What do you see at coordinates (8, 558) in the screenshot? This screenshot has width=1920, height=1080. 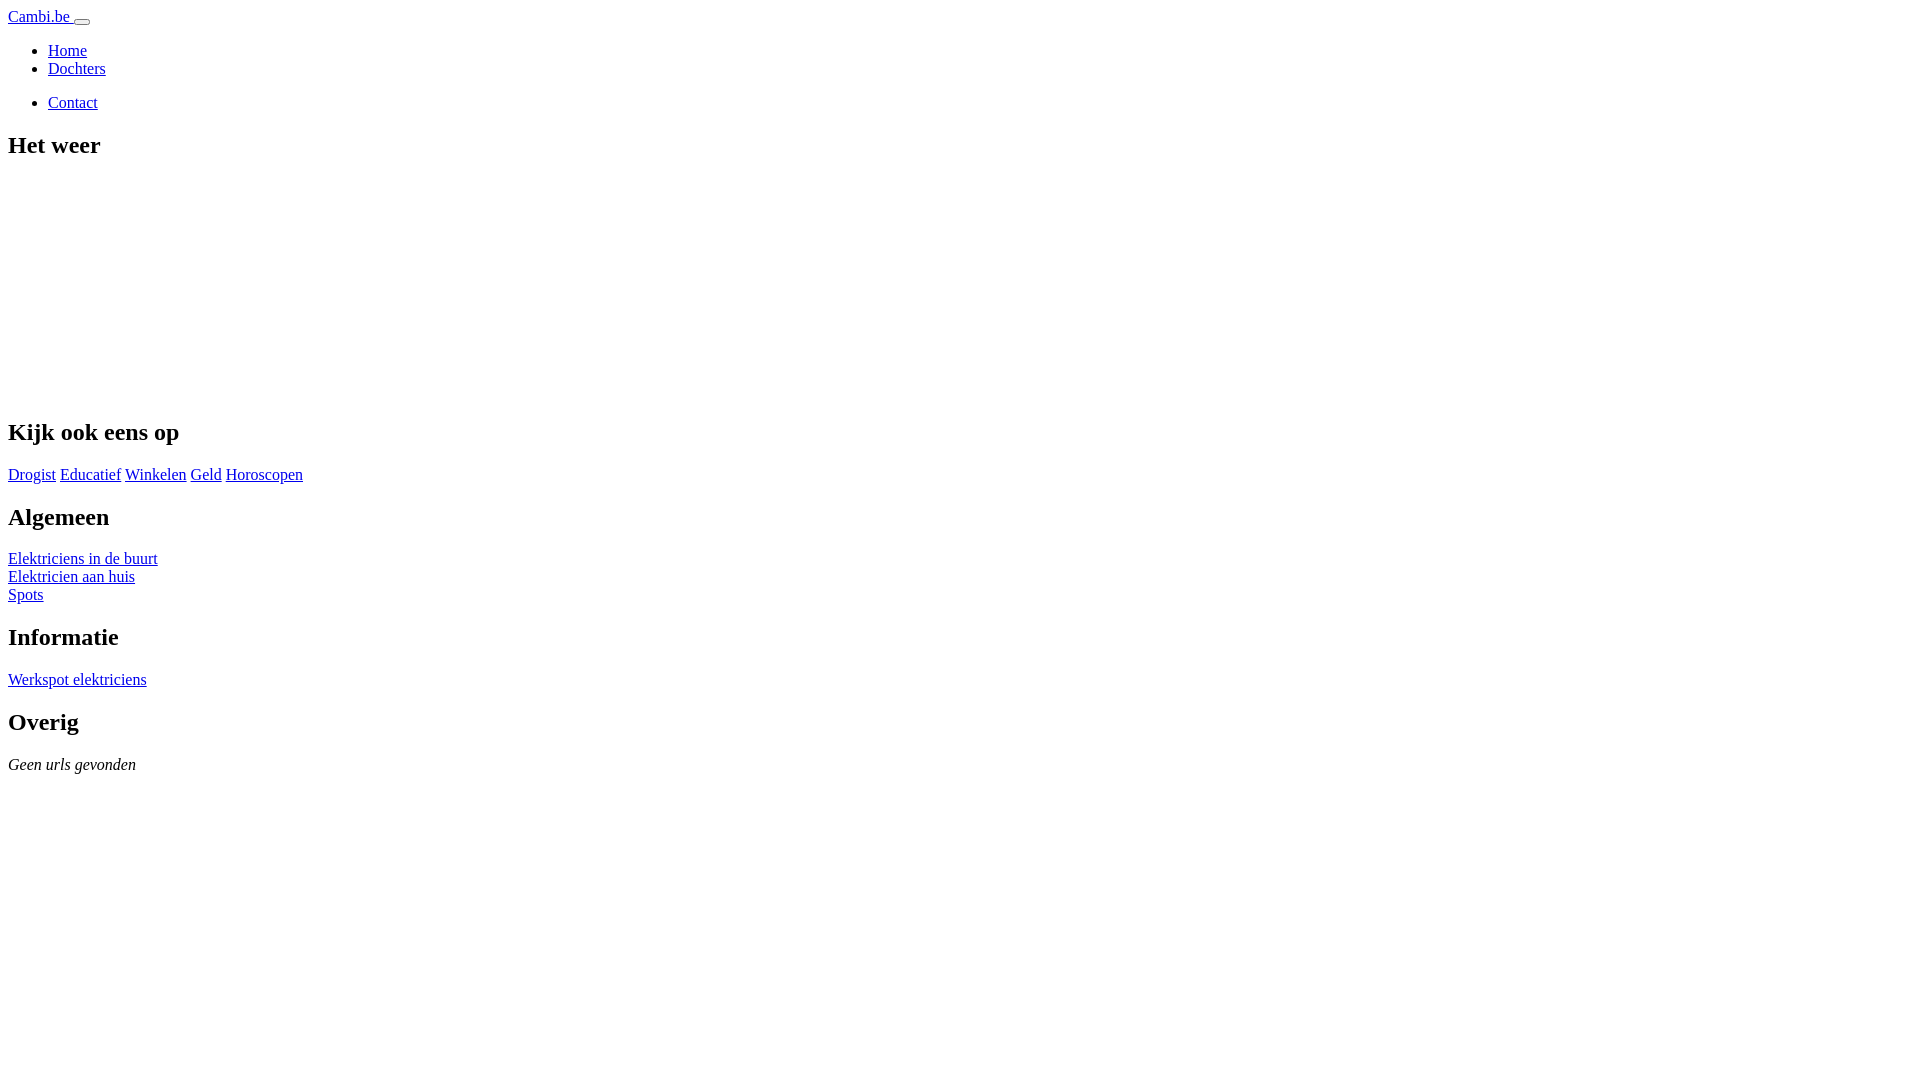 I see `'Elektriciens in de buurt'` at bounding box center [8, 558].